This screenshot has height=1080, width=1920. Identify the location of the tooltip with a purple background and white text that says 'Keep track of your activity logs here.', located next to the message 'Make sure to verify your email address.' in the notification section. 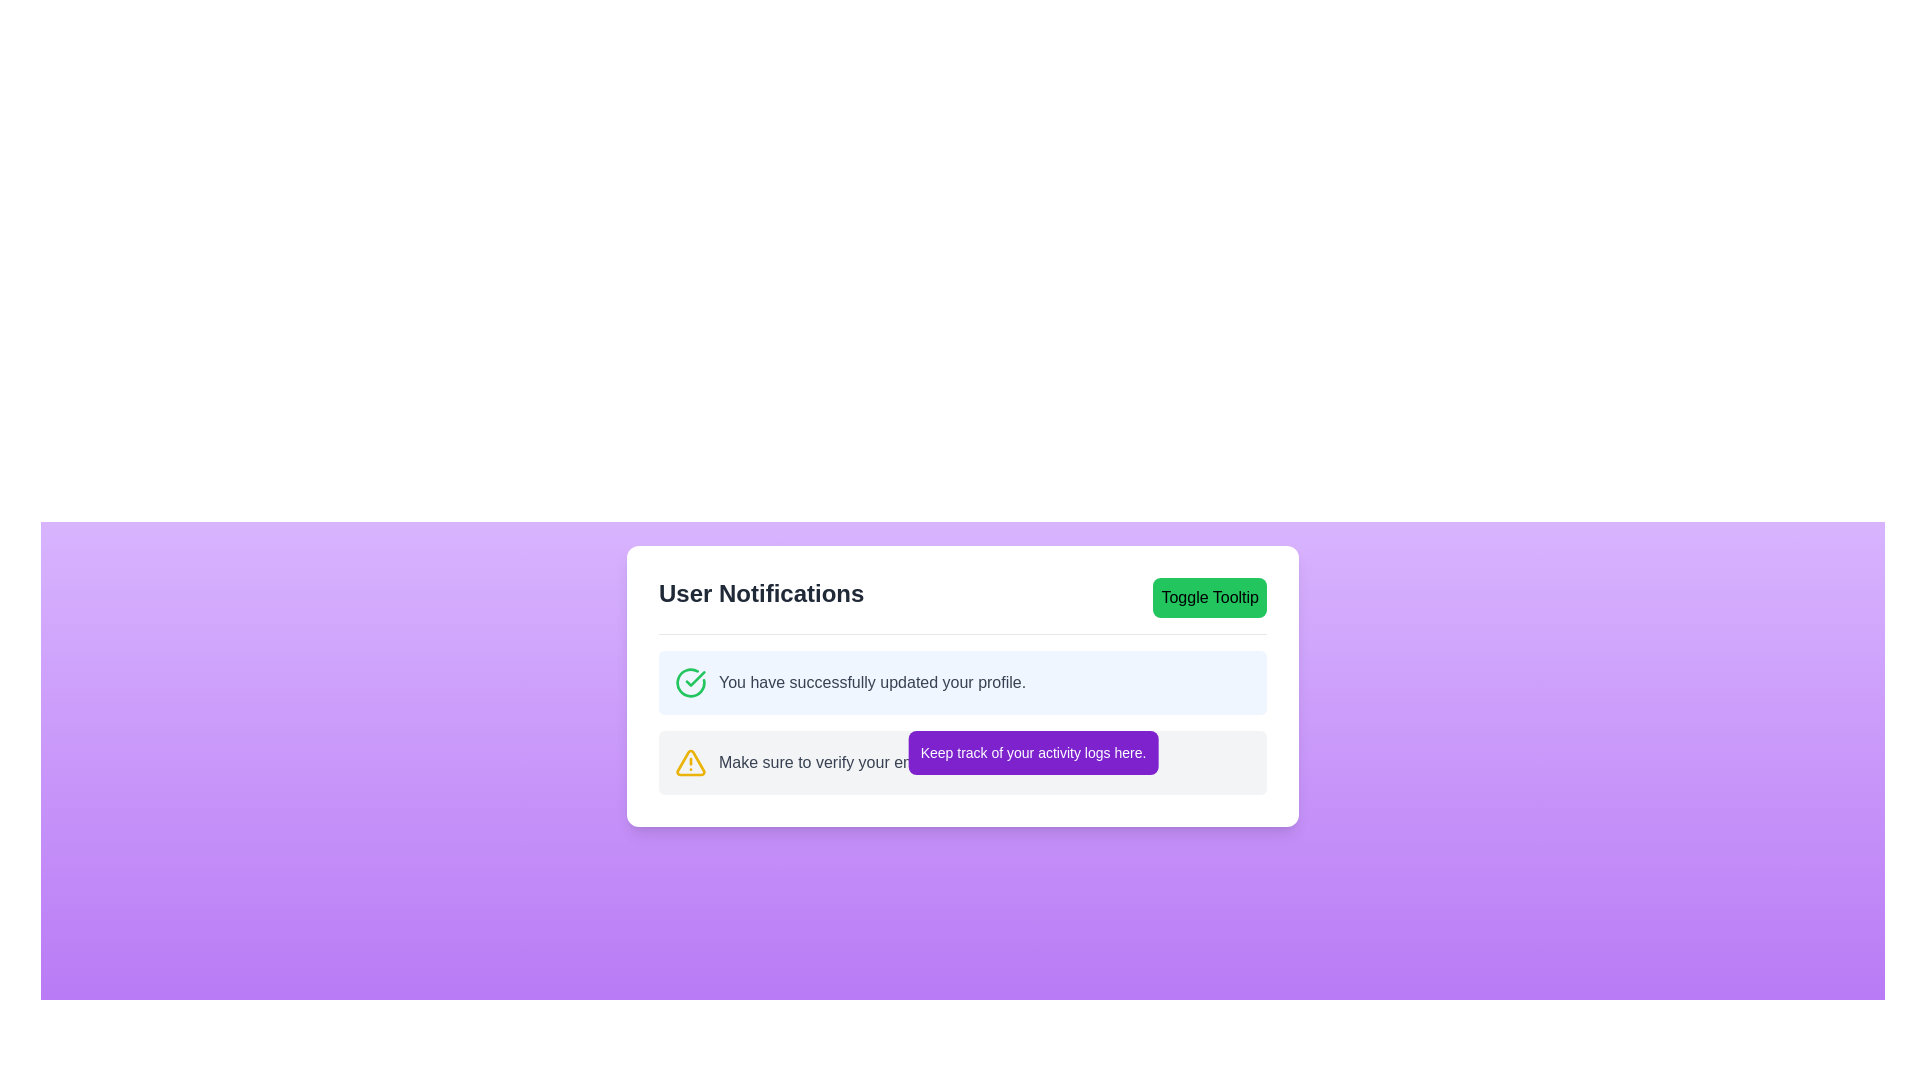
(963, 763).